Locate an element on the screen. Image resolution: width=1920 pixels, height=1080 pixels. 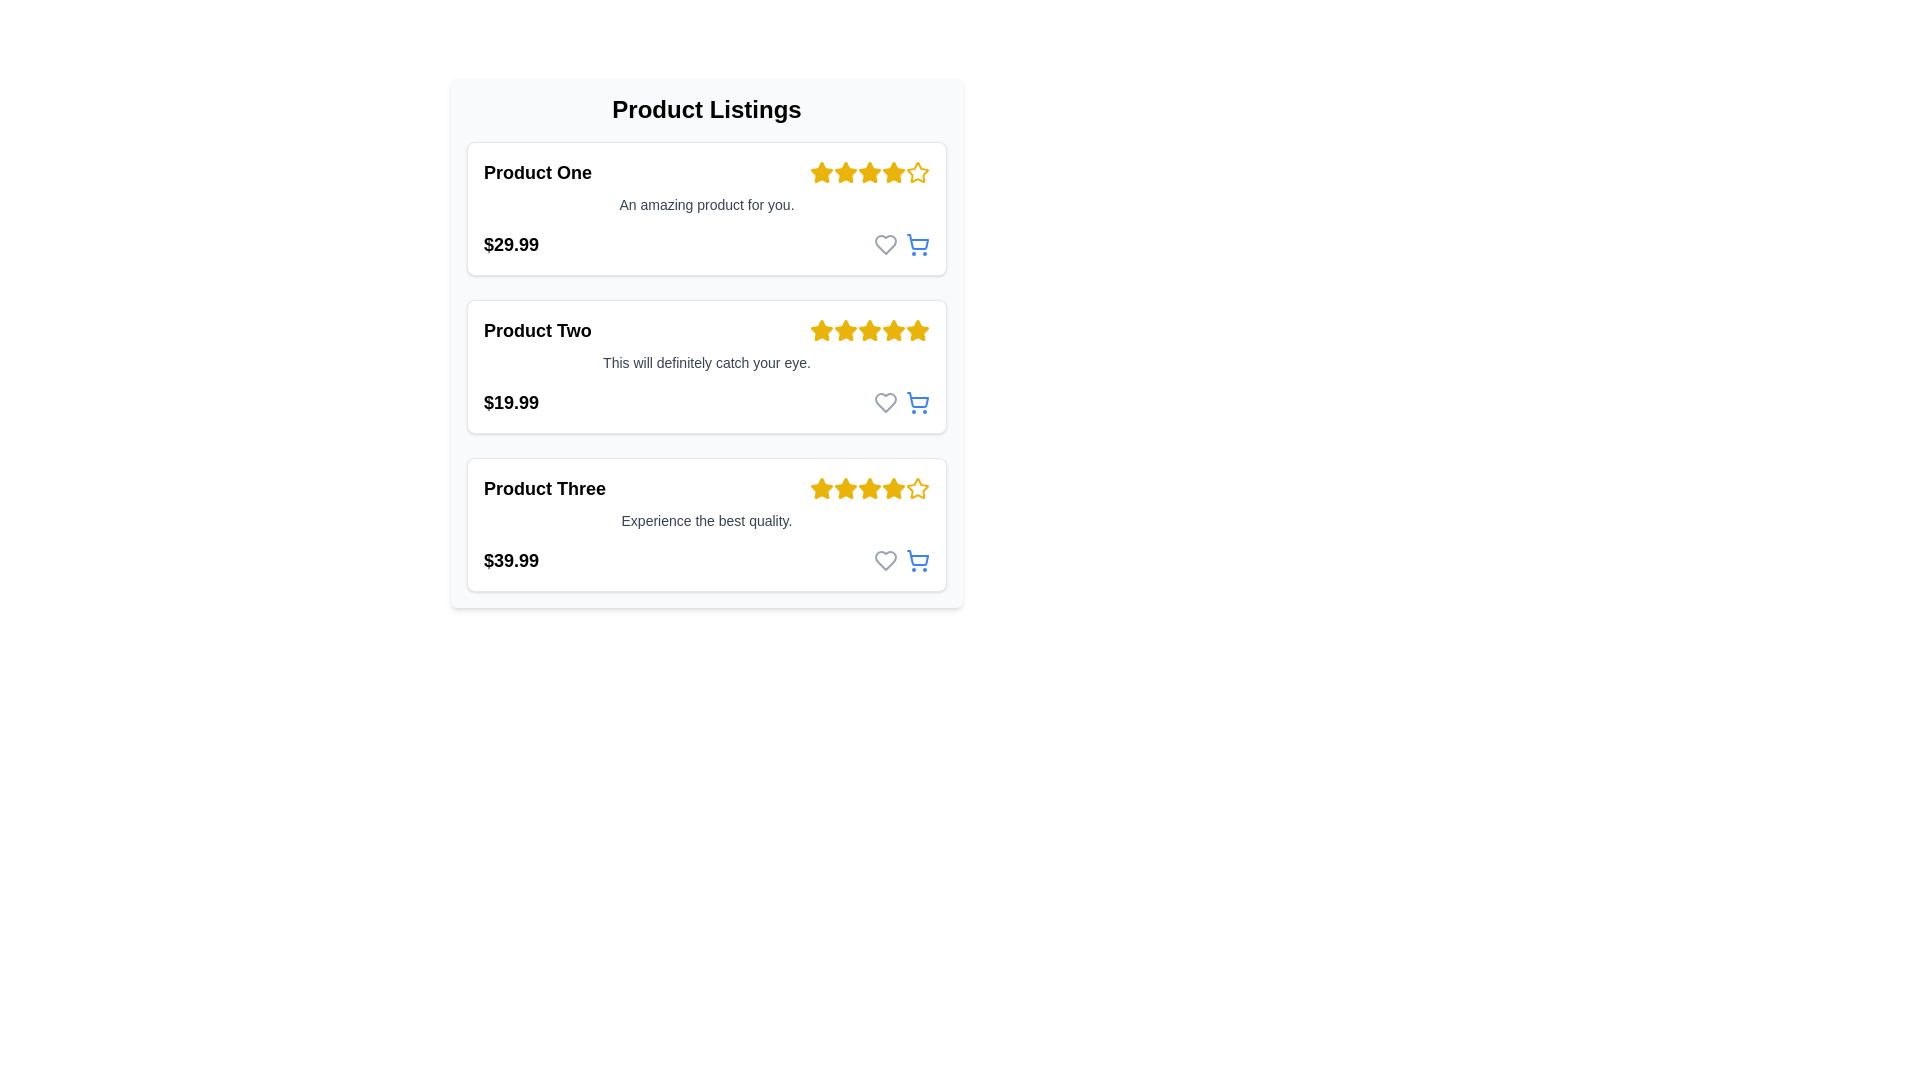
the prominent bold text label displaying '$19.99' located below the product description in the second product listing card is located at coordinates (511, 402).